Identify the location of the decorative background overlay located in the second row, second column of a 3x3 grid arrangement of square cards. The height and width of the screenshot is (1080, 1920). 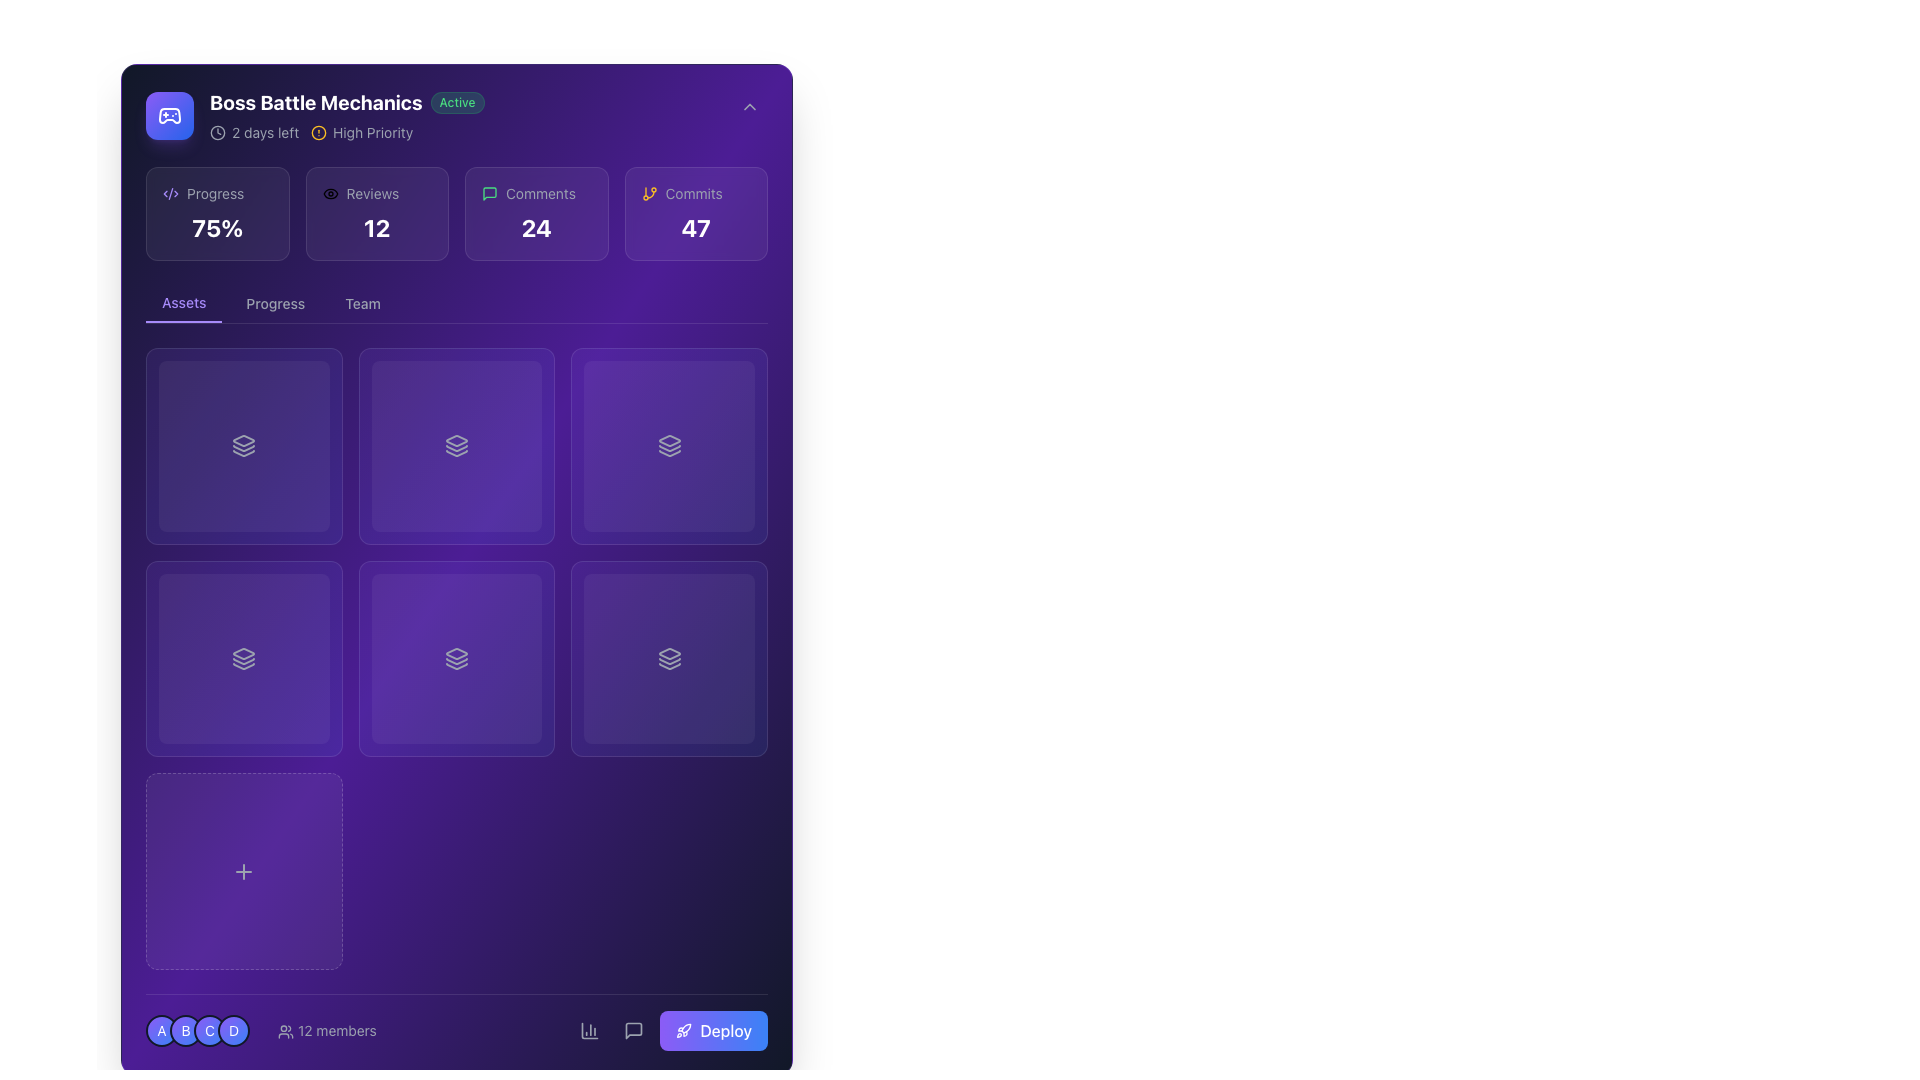
(455, 445).